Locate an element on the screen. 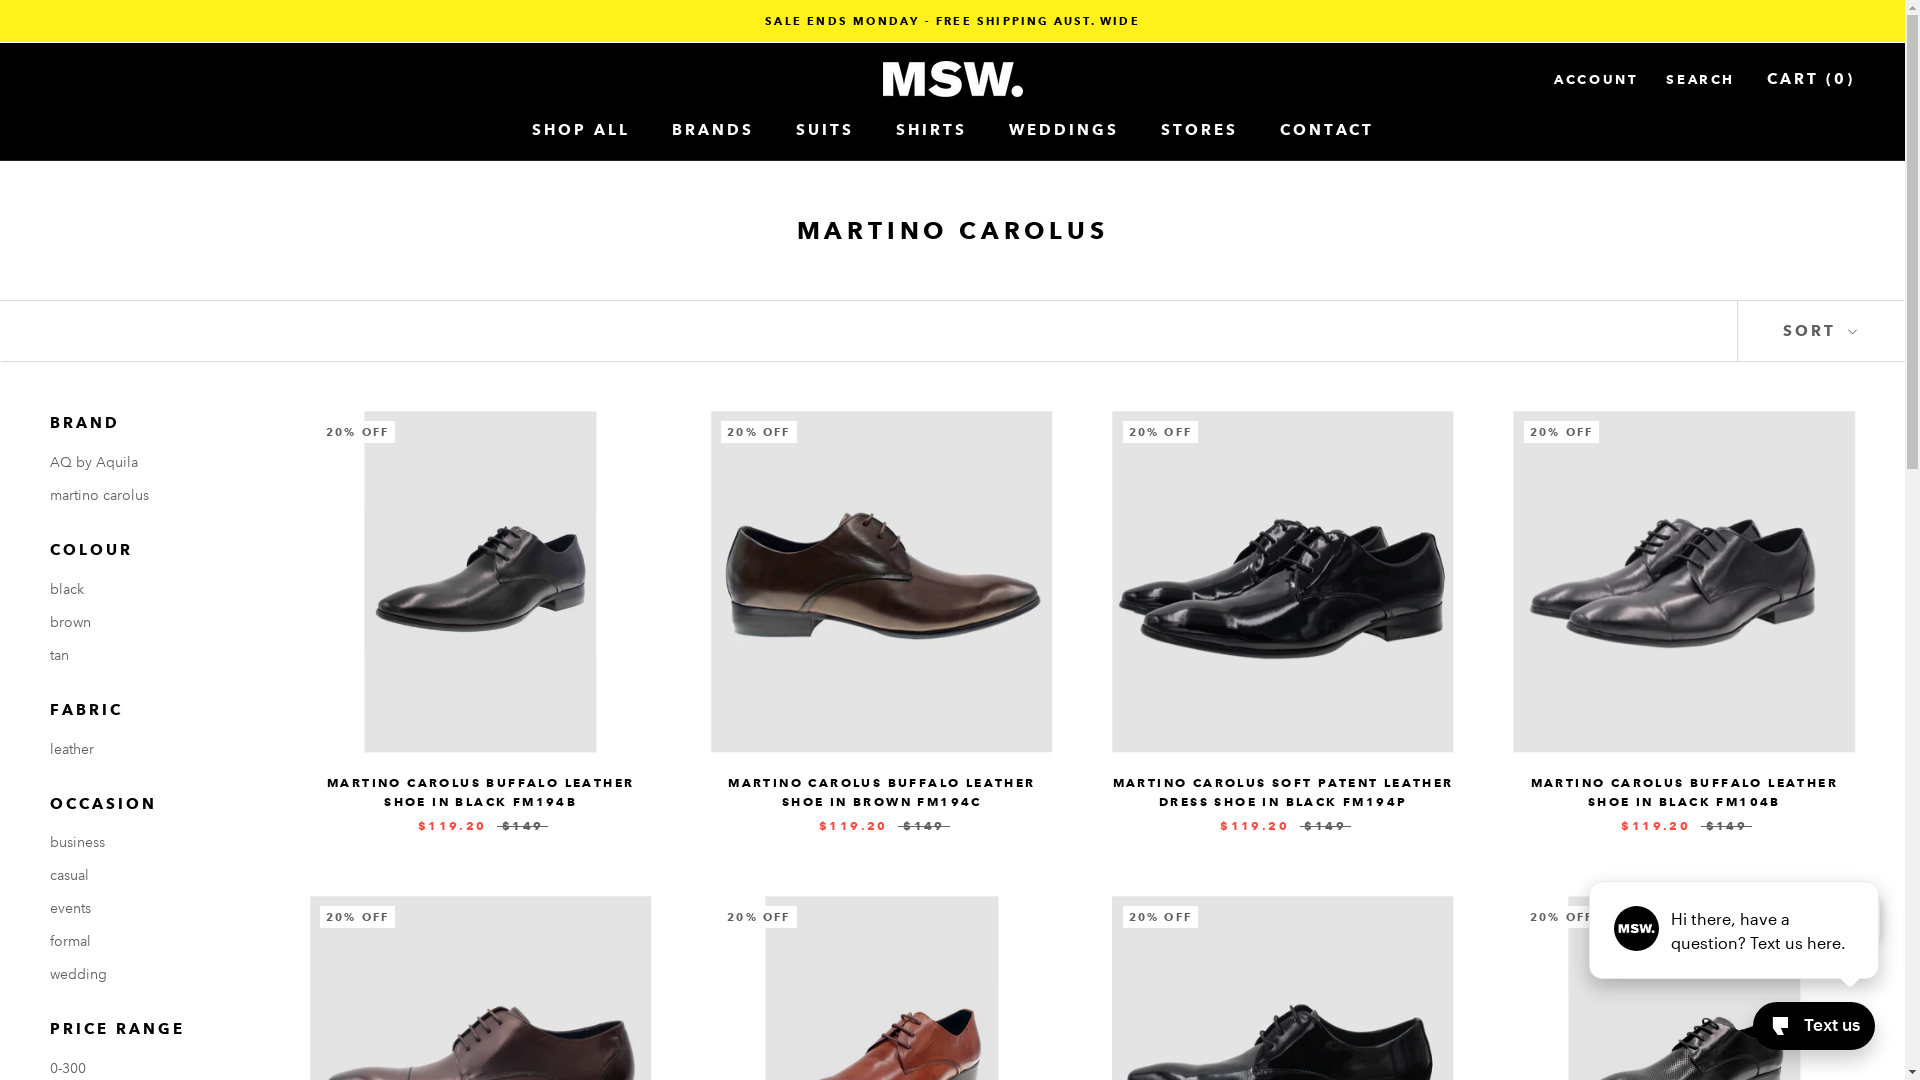  '0-300' is located at coordinates (148, 1067).